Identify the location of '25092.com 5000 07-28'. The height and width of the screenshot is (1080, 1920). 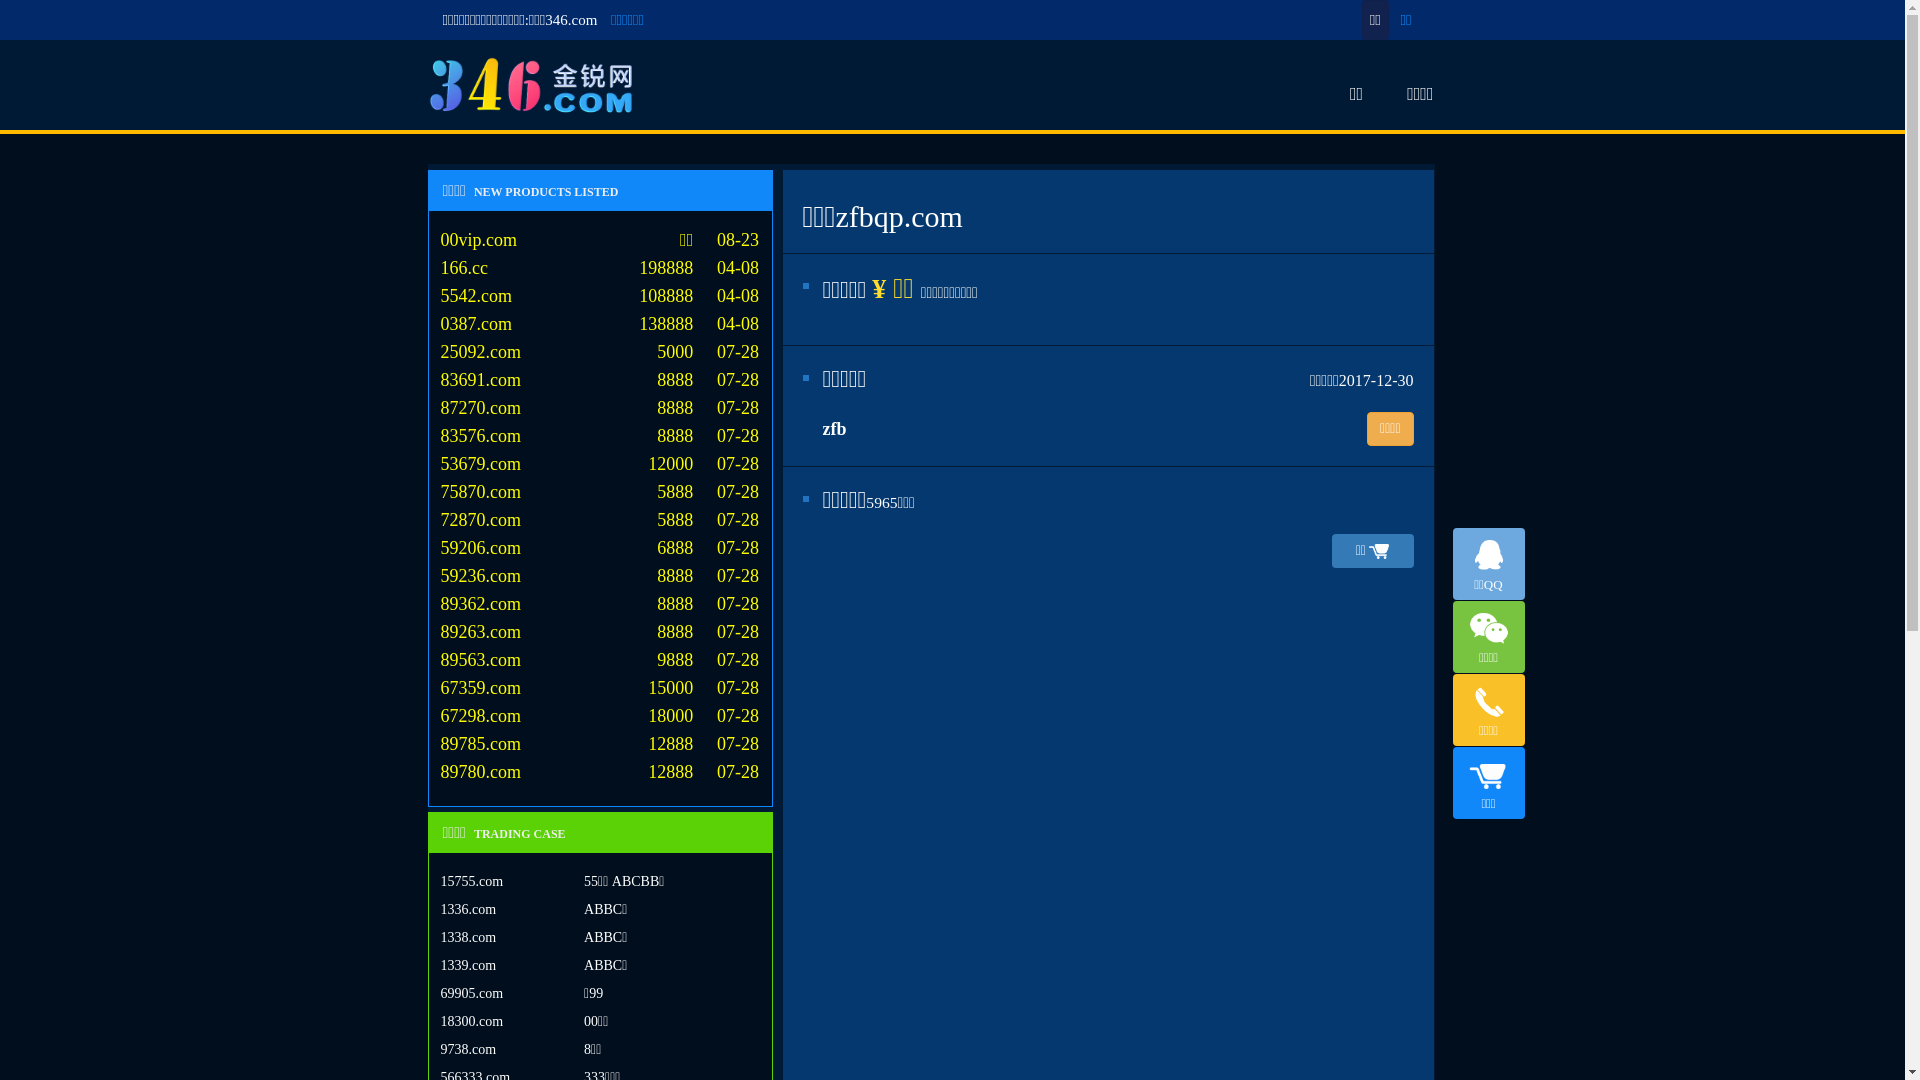
(598, 358).